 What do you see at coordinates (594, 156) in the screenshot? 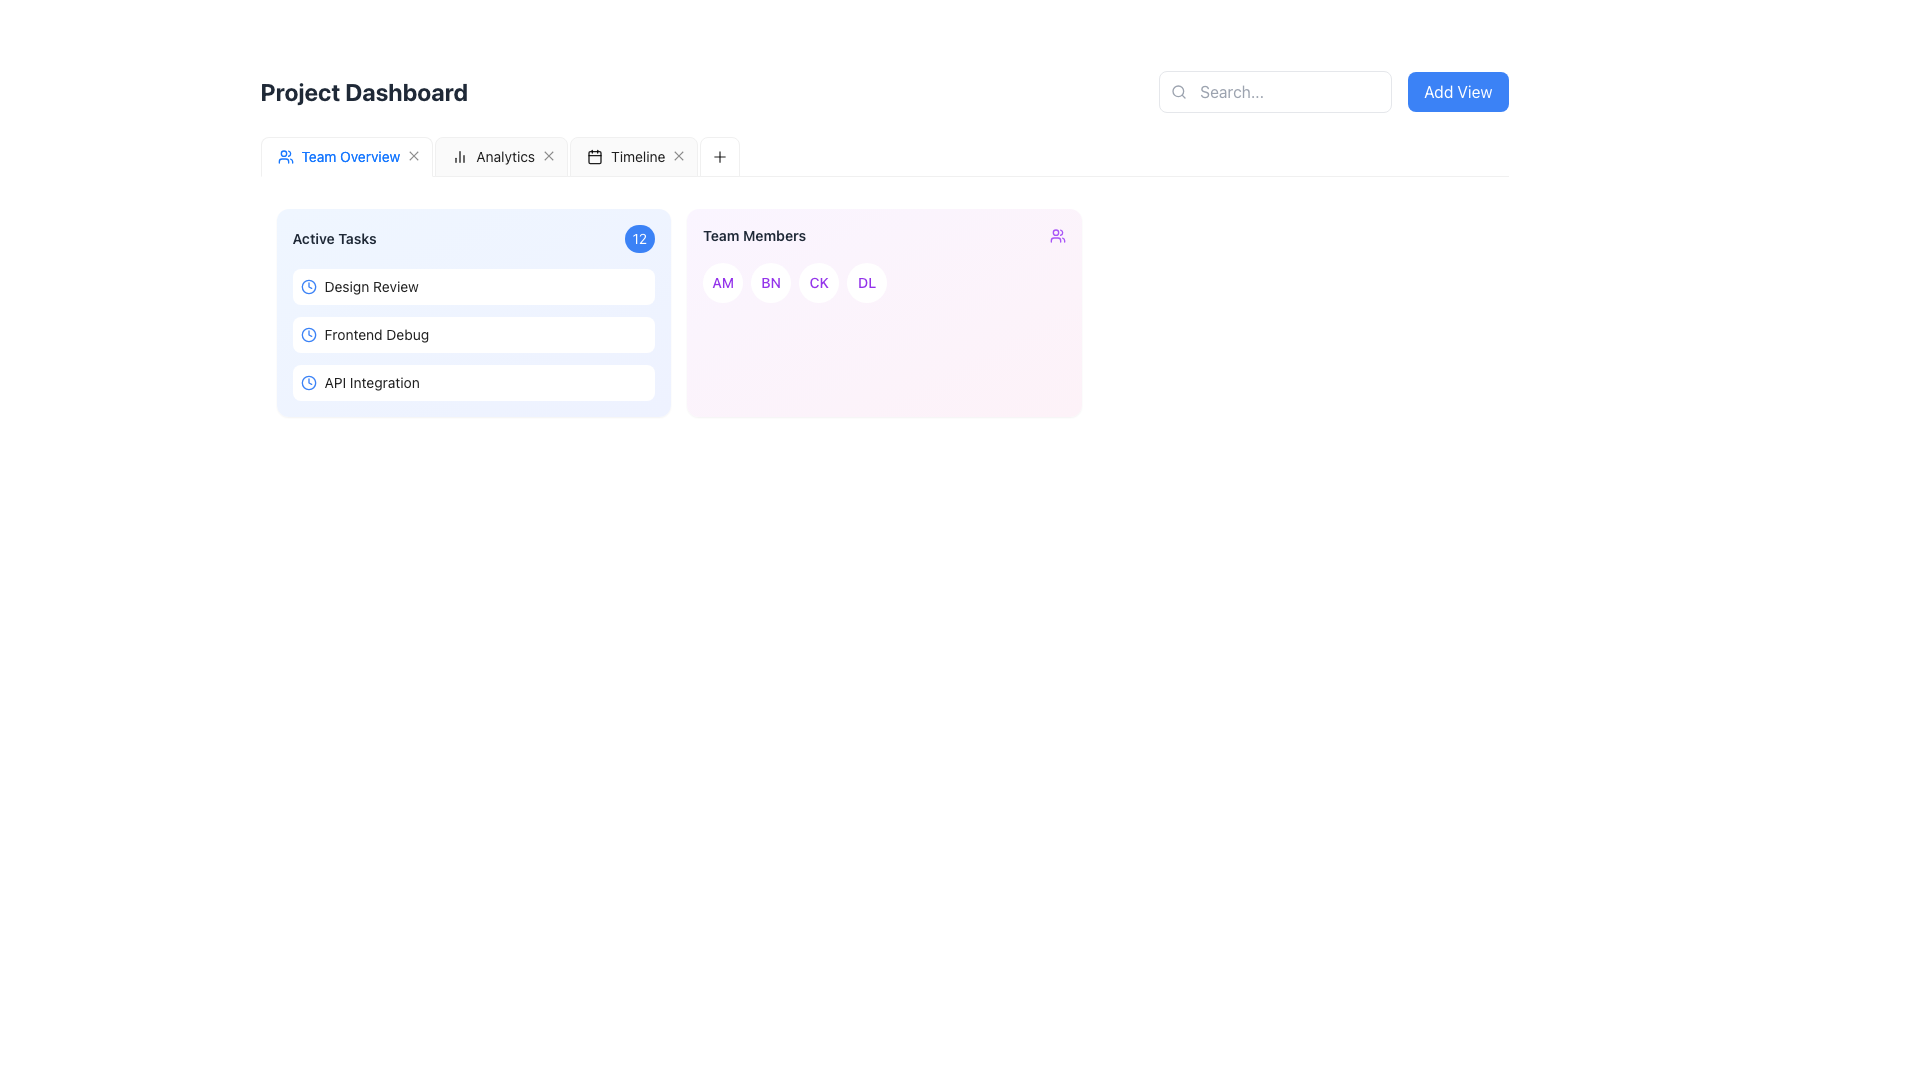
I see `the decorative rectangle with rounded corners within the SVG calendar icon located in the 'Timeline' tab of the tab navigation bar` at bounding box center [594, 156].